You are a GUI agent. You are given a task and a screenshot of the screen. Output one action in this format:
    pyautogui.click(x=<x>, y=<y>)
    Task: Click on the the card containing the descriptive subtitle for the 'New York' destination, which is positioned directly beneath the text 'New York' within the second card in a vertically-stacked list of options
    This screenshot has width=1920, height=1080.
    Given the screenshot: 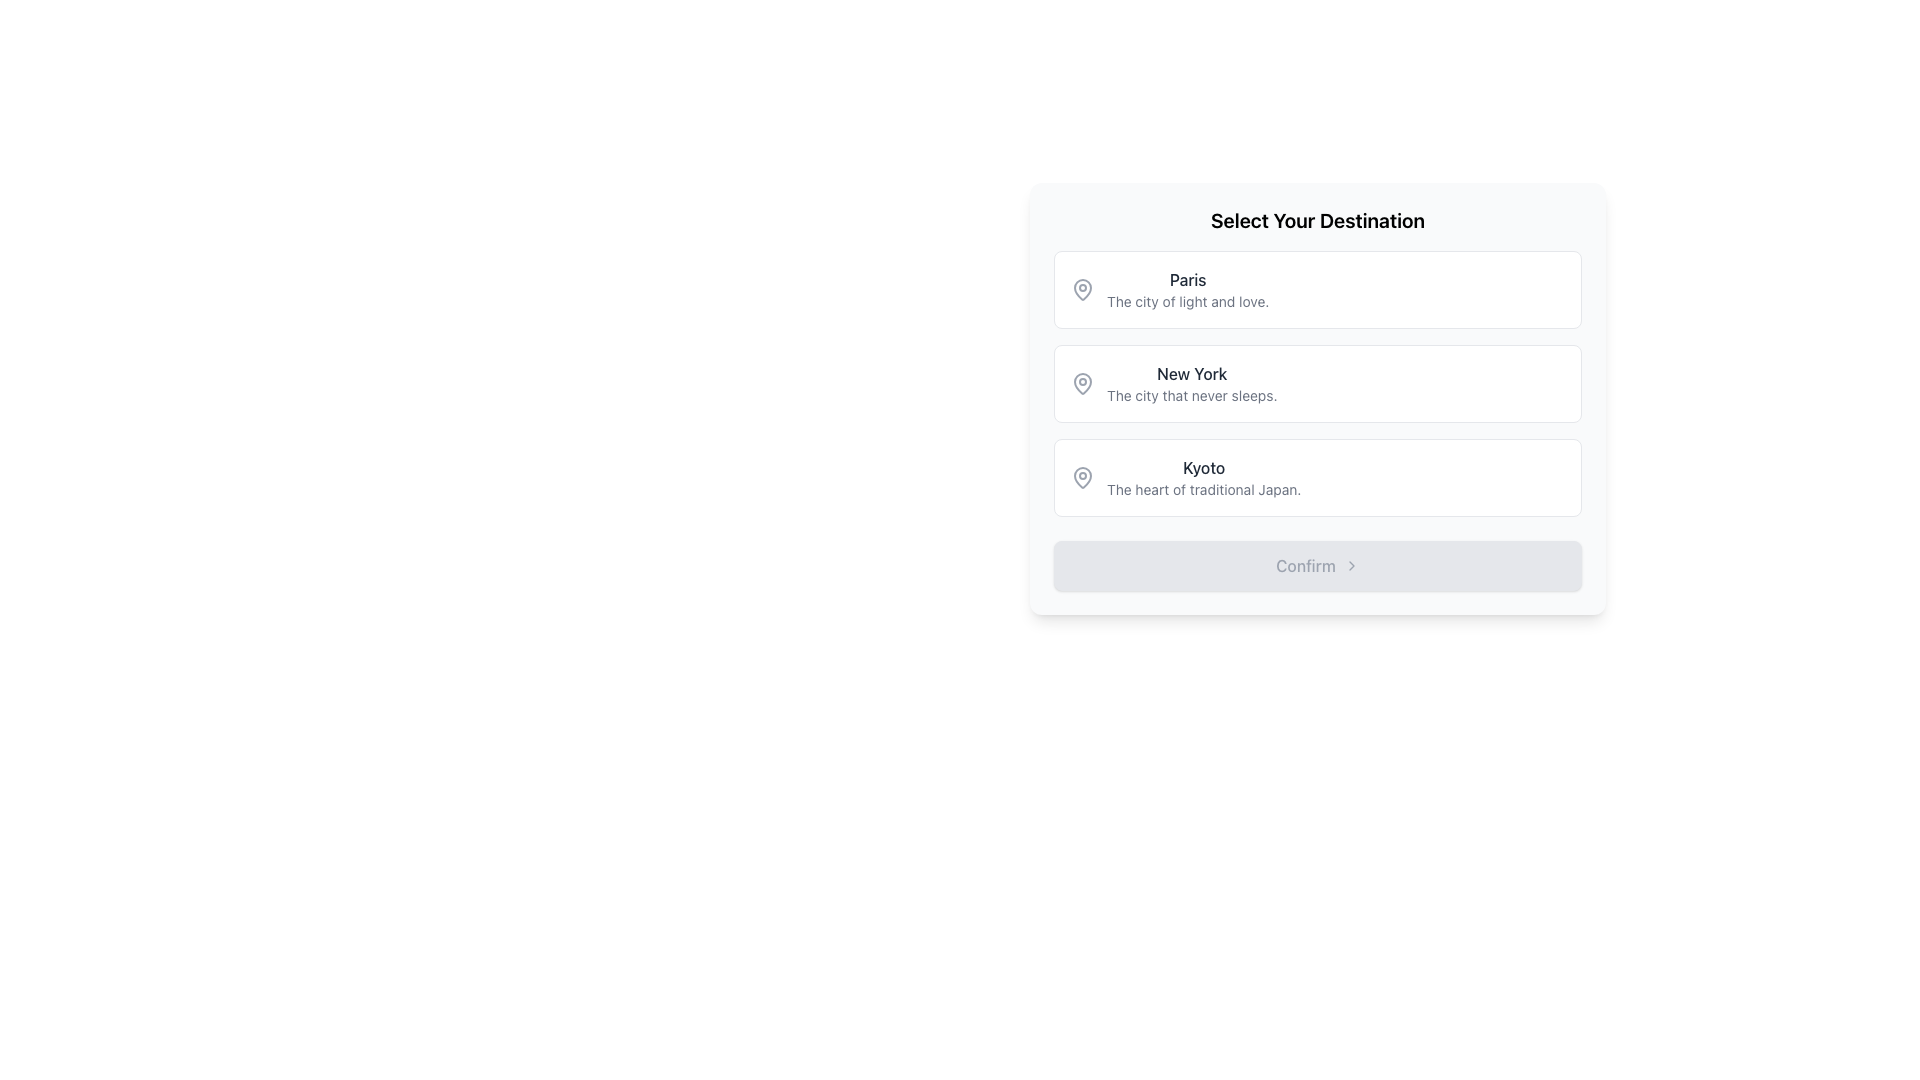 What is the action you would take?
    pyautogui.click(x=1192, y=396)
    